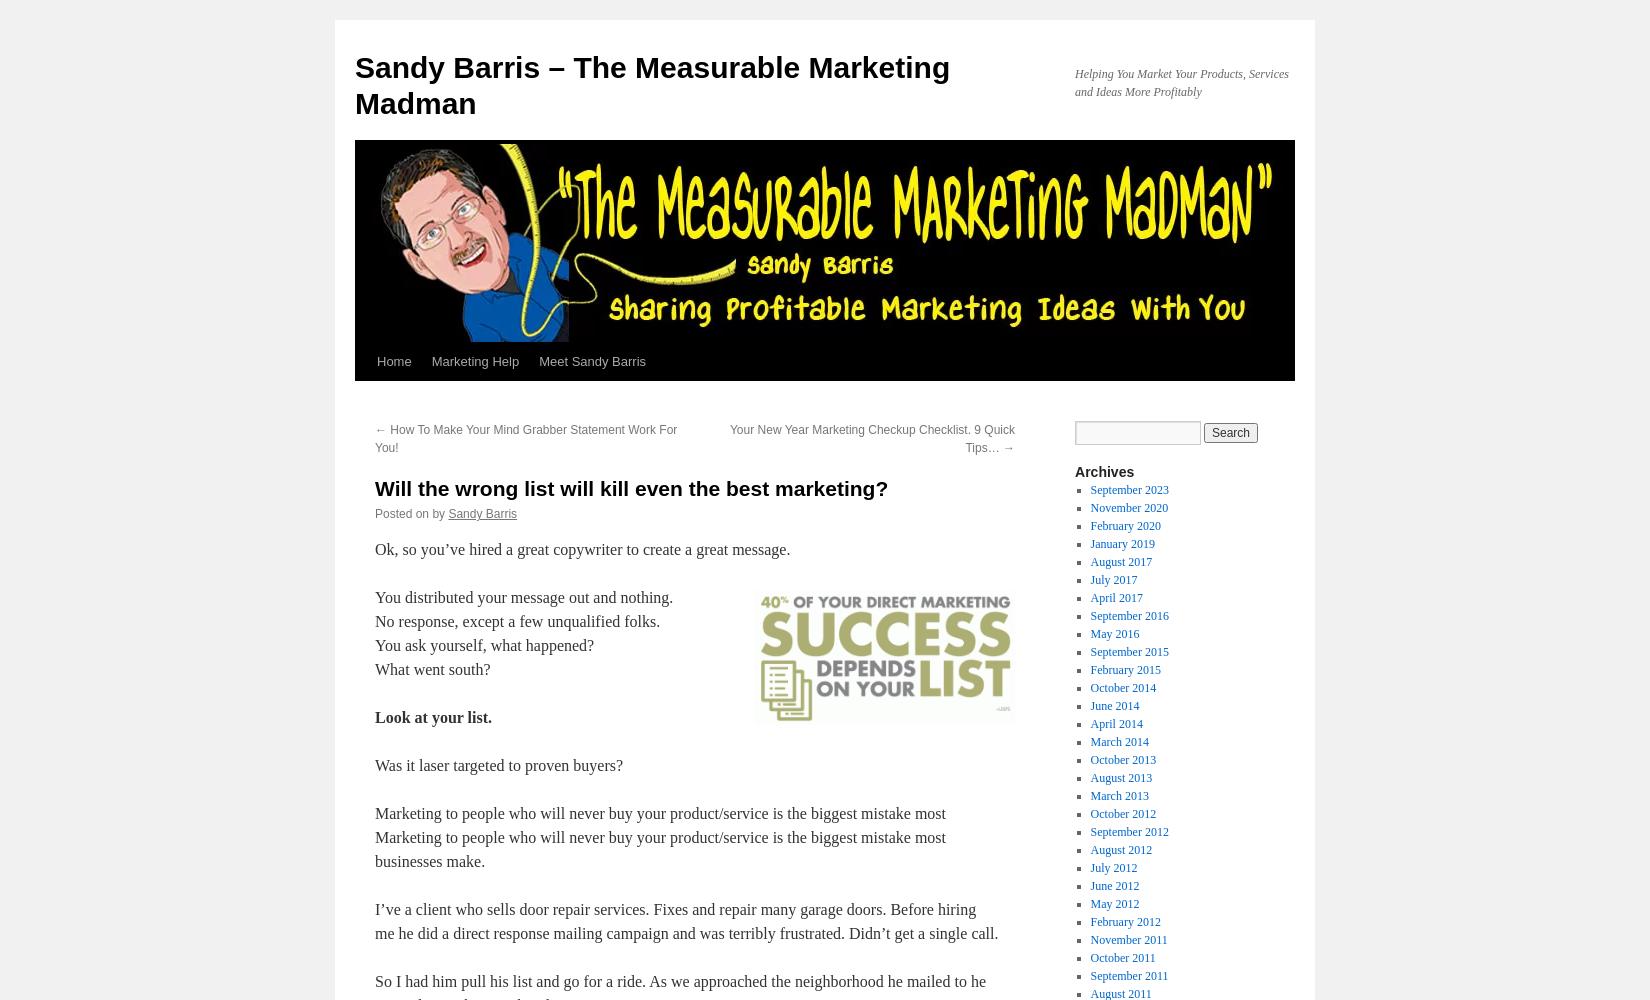 Image resolution: width=1650 pixels, height=1000 pixels. I want to click on 'Will the wrong list will kill even the best marketing?', so click(630, 487).